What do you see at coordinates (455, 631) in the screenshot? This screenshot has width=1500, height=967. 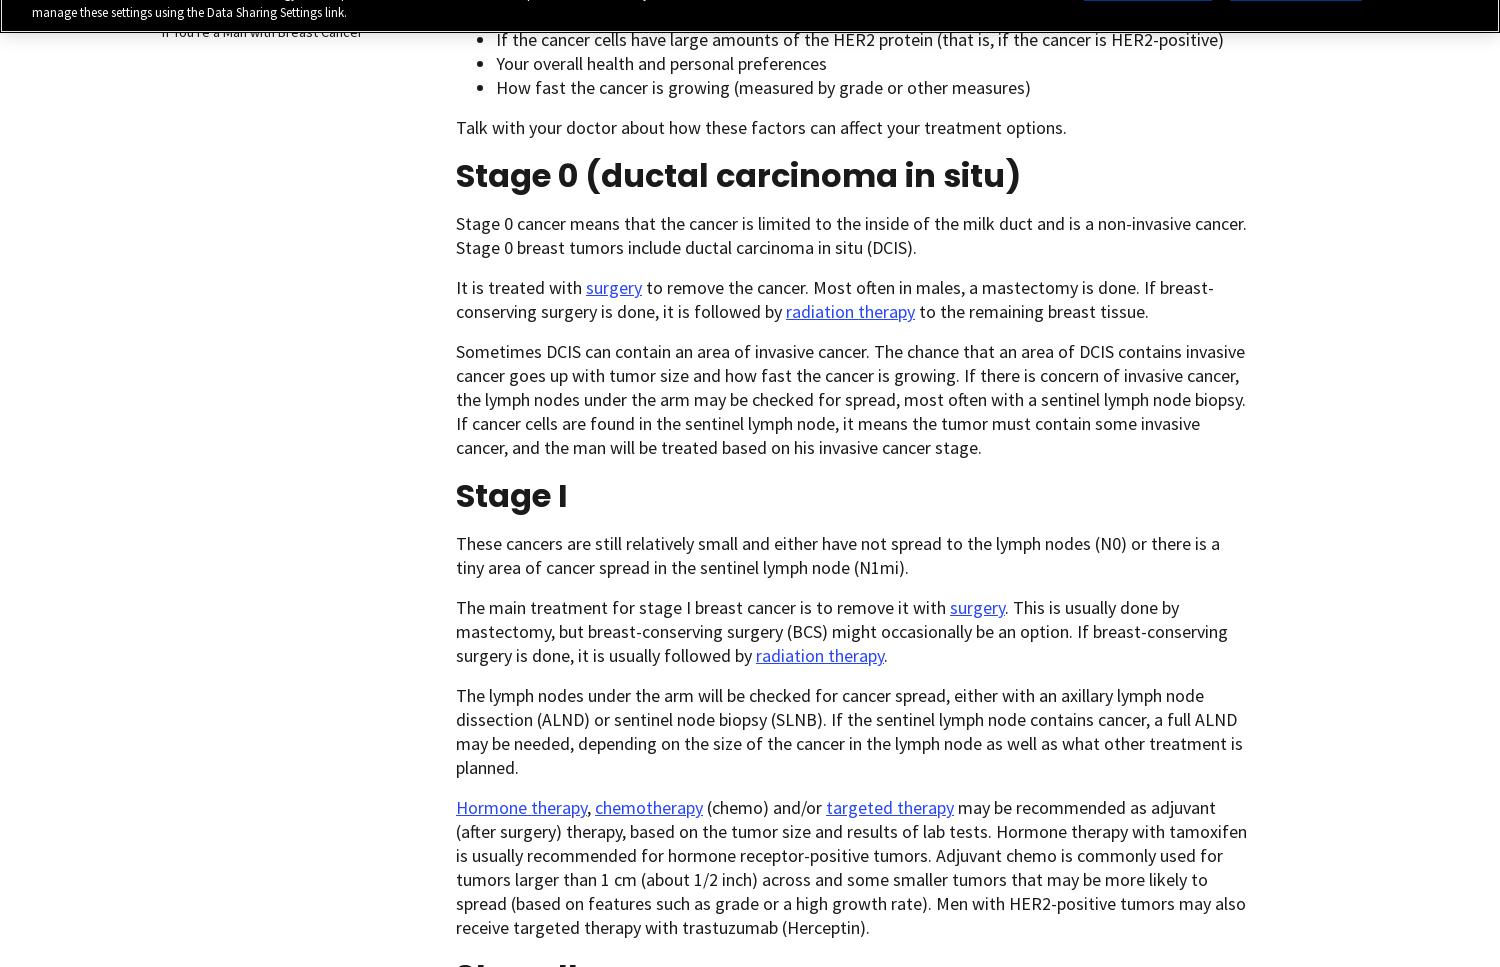 I see `'. This is usually done by mastectomy, but breast-conserving surgery (BCS) might occasionally be an option. If breast-conserving surgery is done, it is usually followed by'` at bounding box center [455, 631].